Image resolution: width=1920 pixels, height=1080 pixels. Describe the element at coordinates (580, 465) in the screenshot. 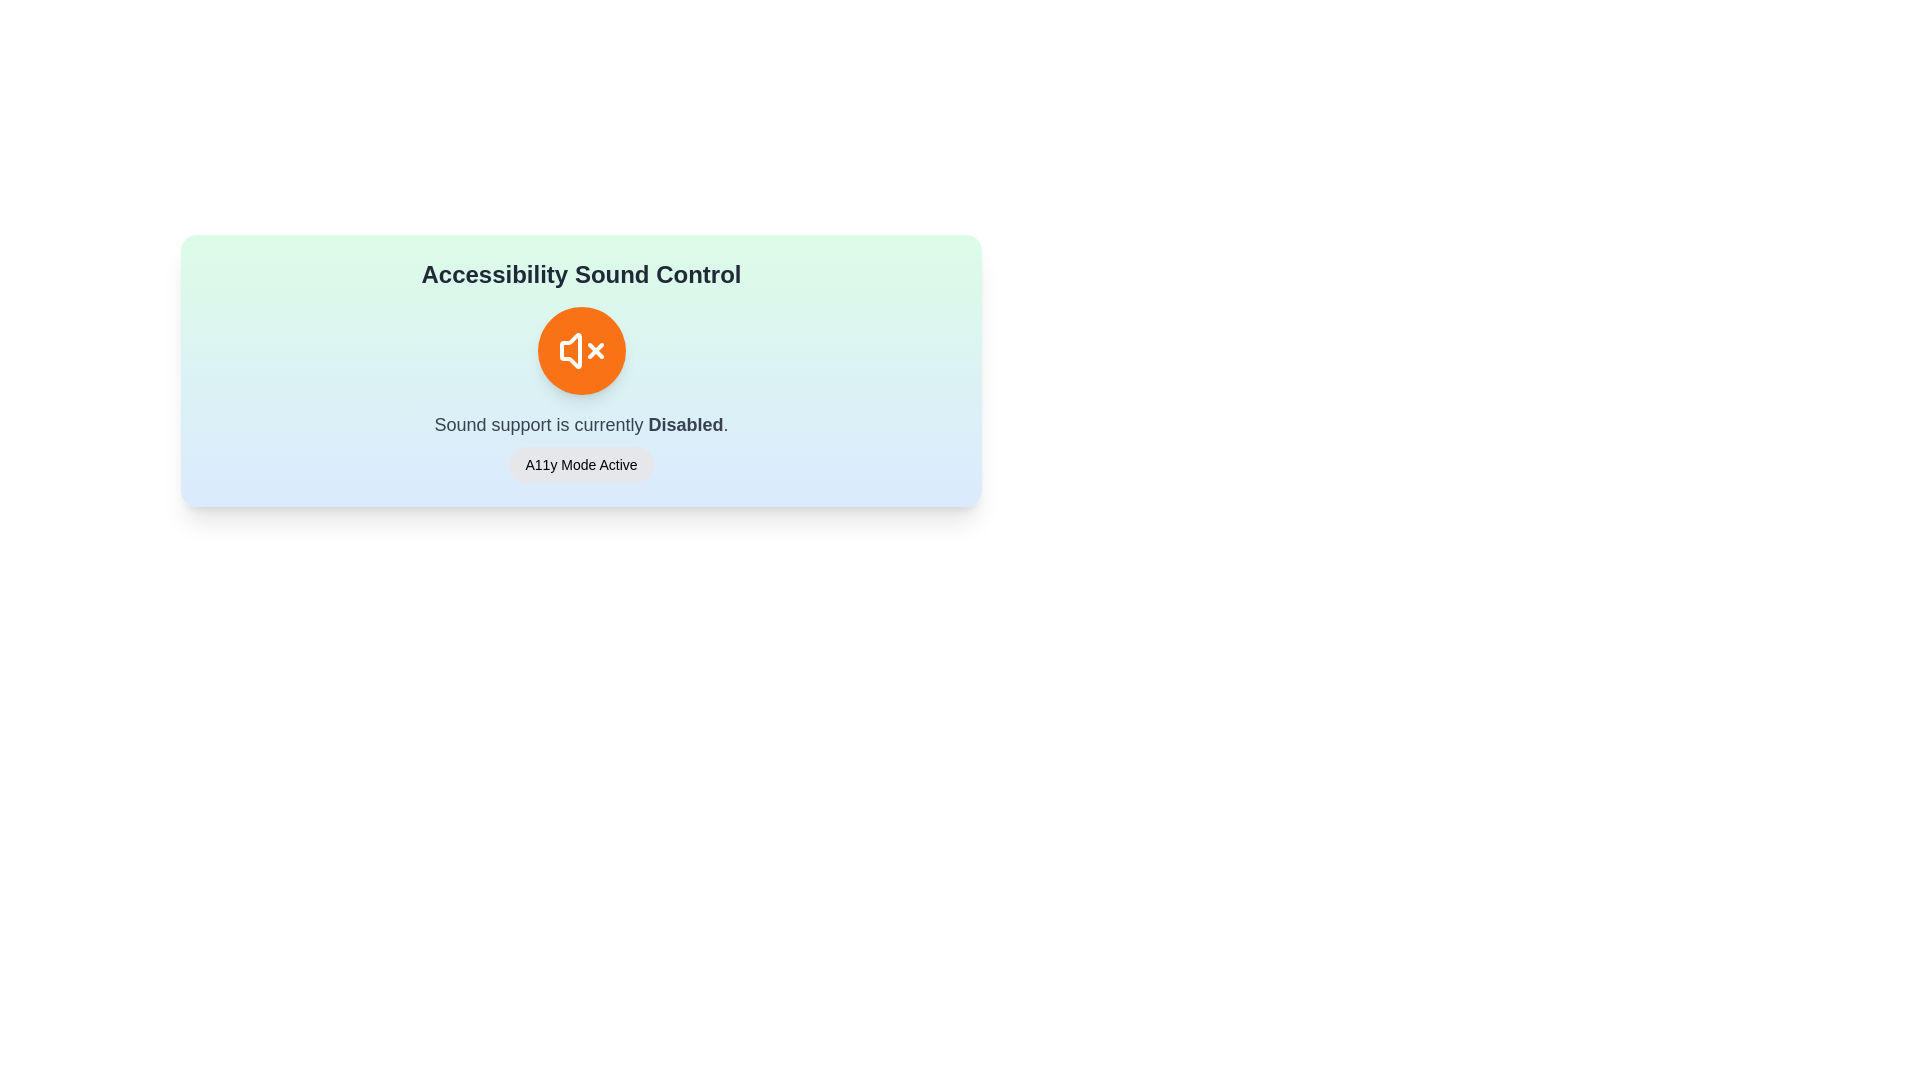

I see `the 'A11y Mode Active' tag` at that location.